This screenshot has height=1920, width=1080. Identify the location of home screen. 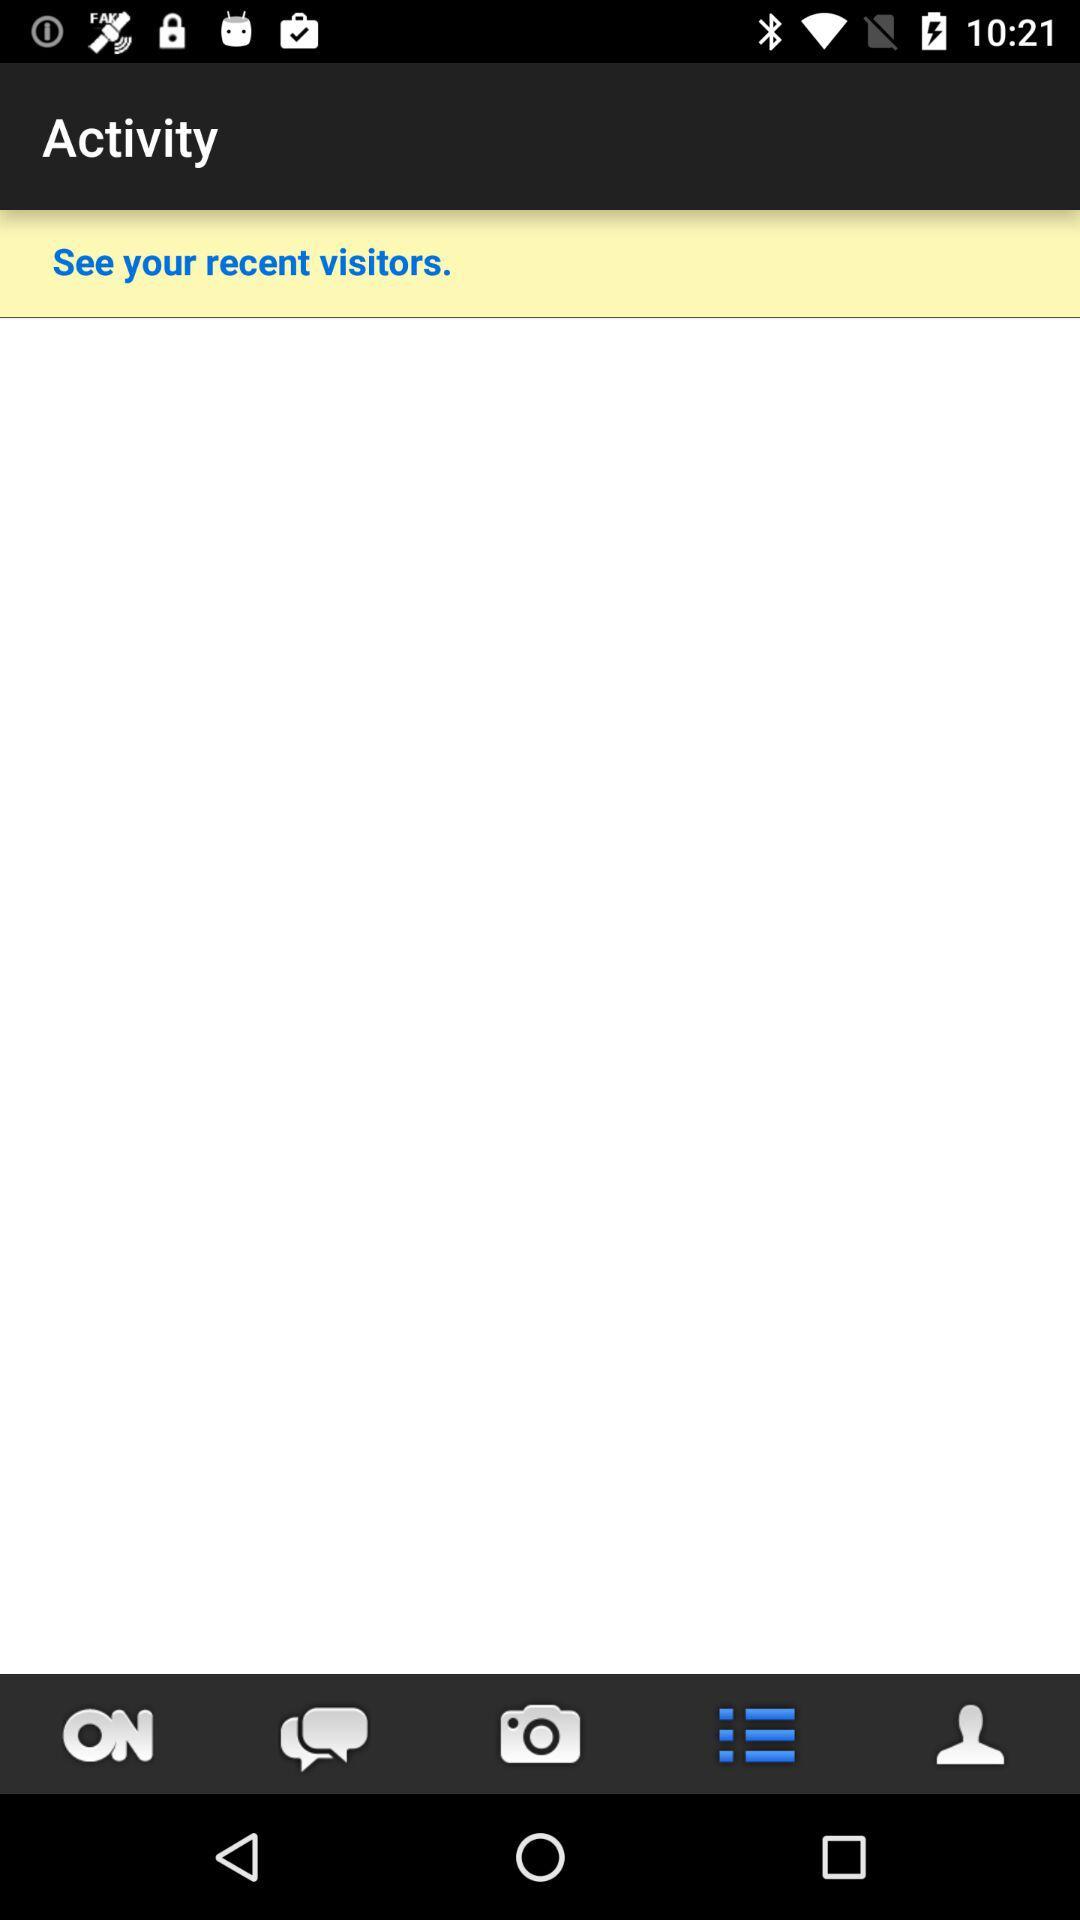
(108, 1733).